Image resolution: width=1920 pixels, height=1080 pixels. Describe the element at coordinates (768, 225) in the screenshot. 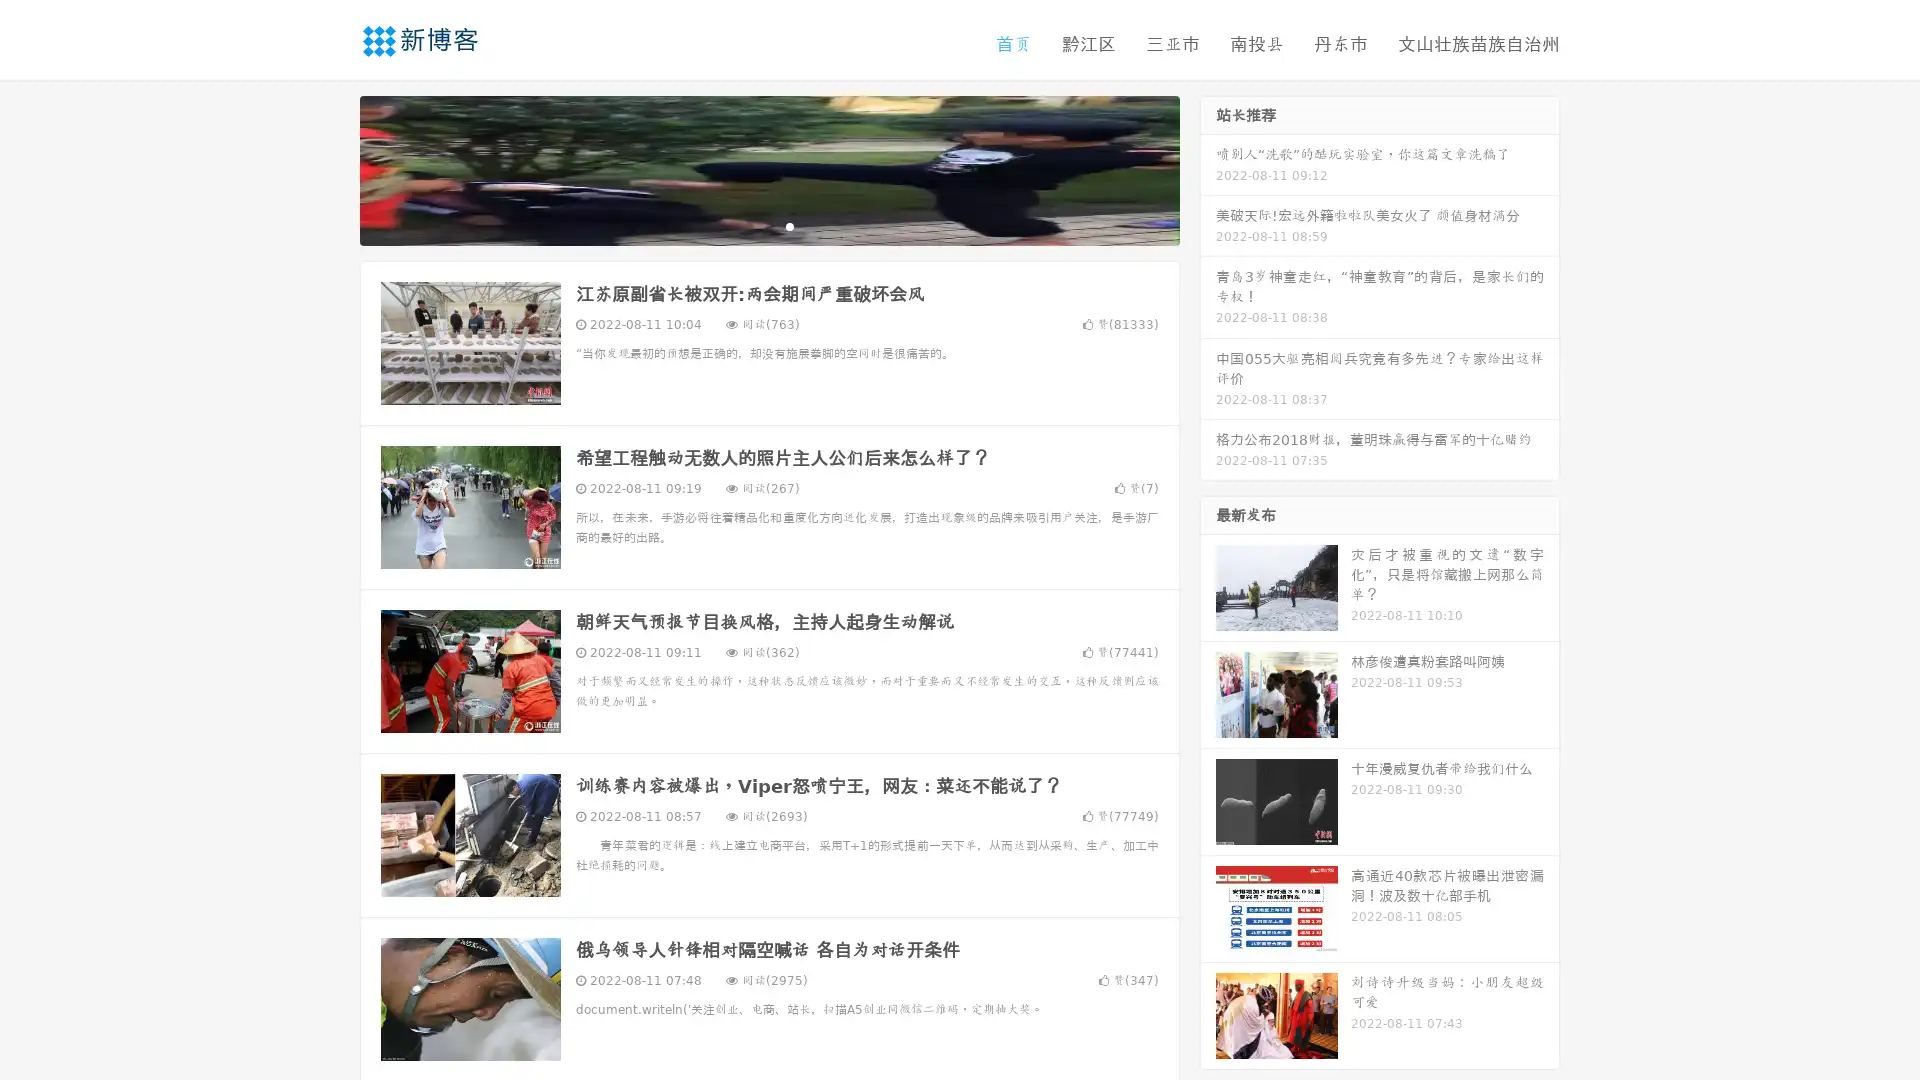

I see `Go to slide 2` at that location.